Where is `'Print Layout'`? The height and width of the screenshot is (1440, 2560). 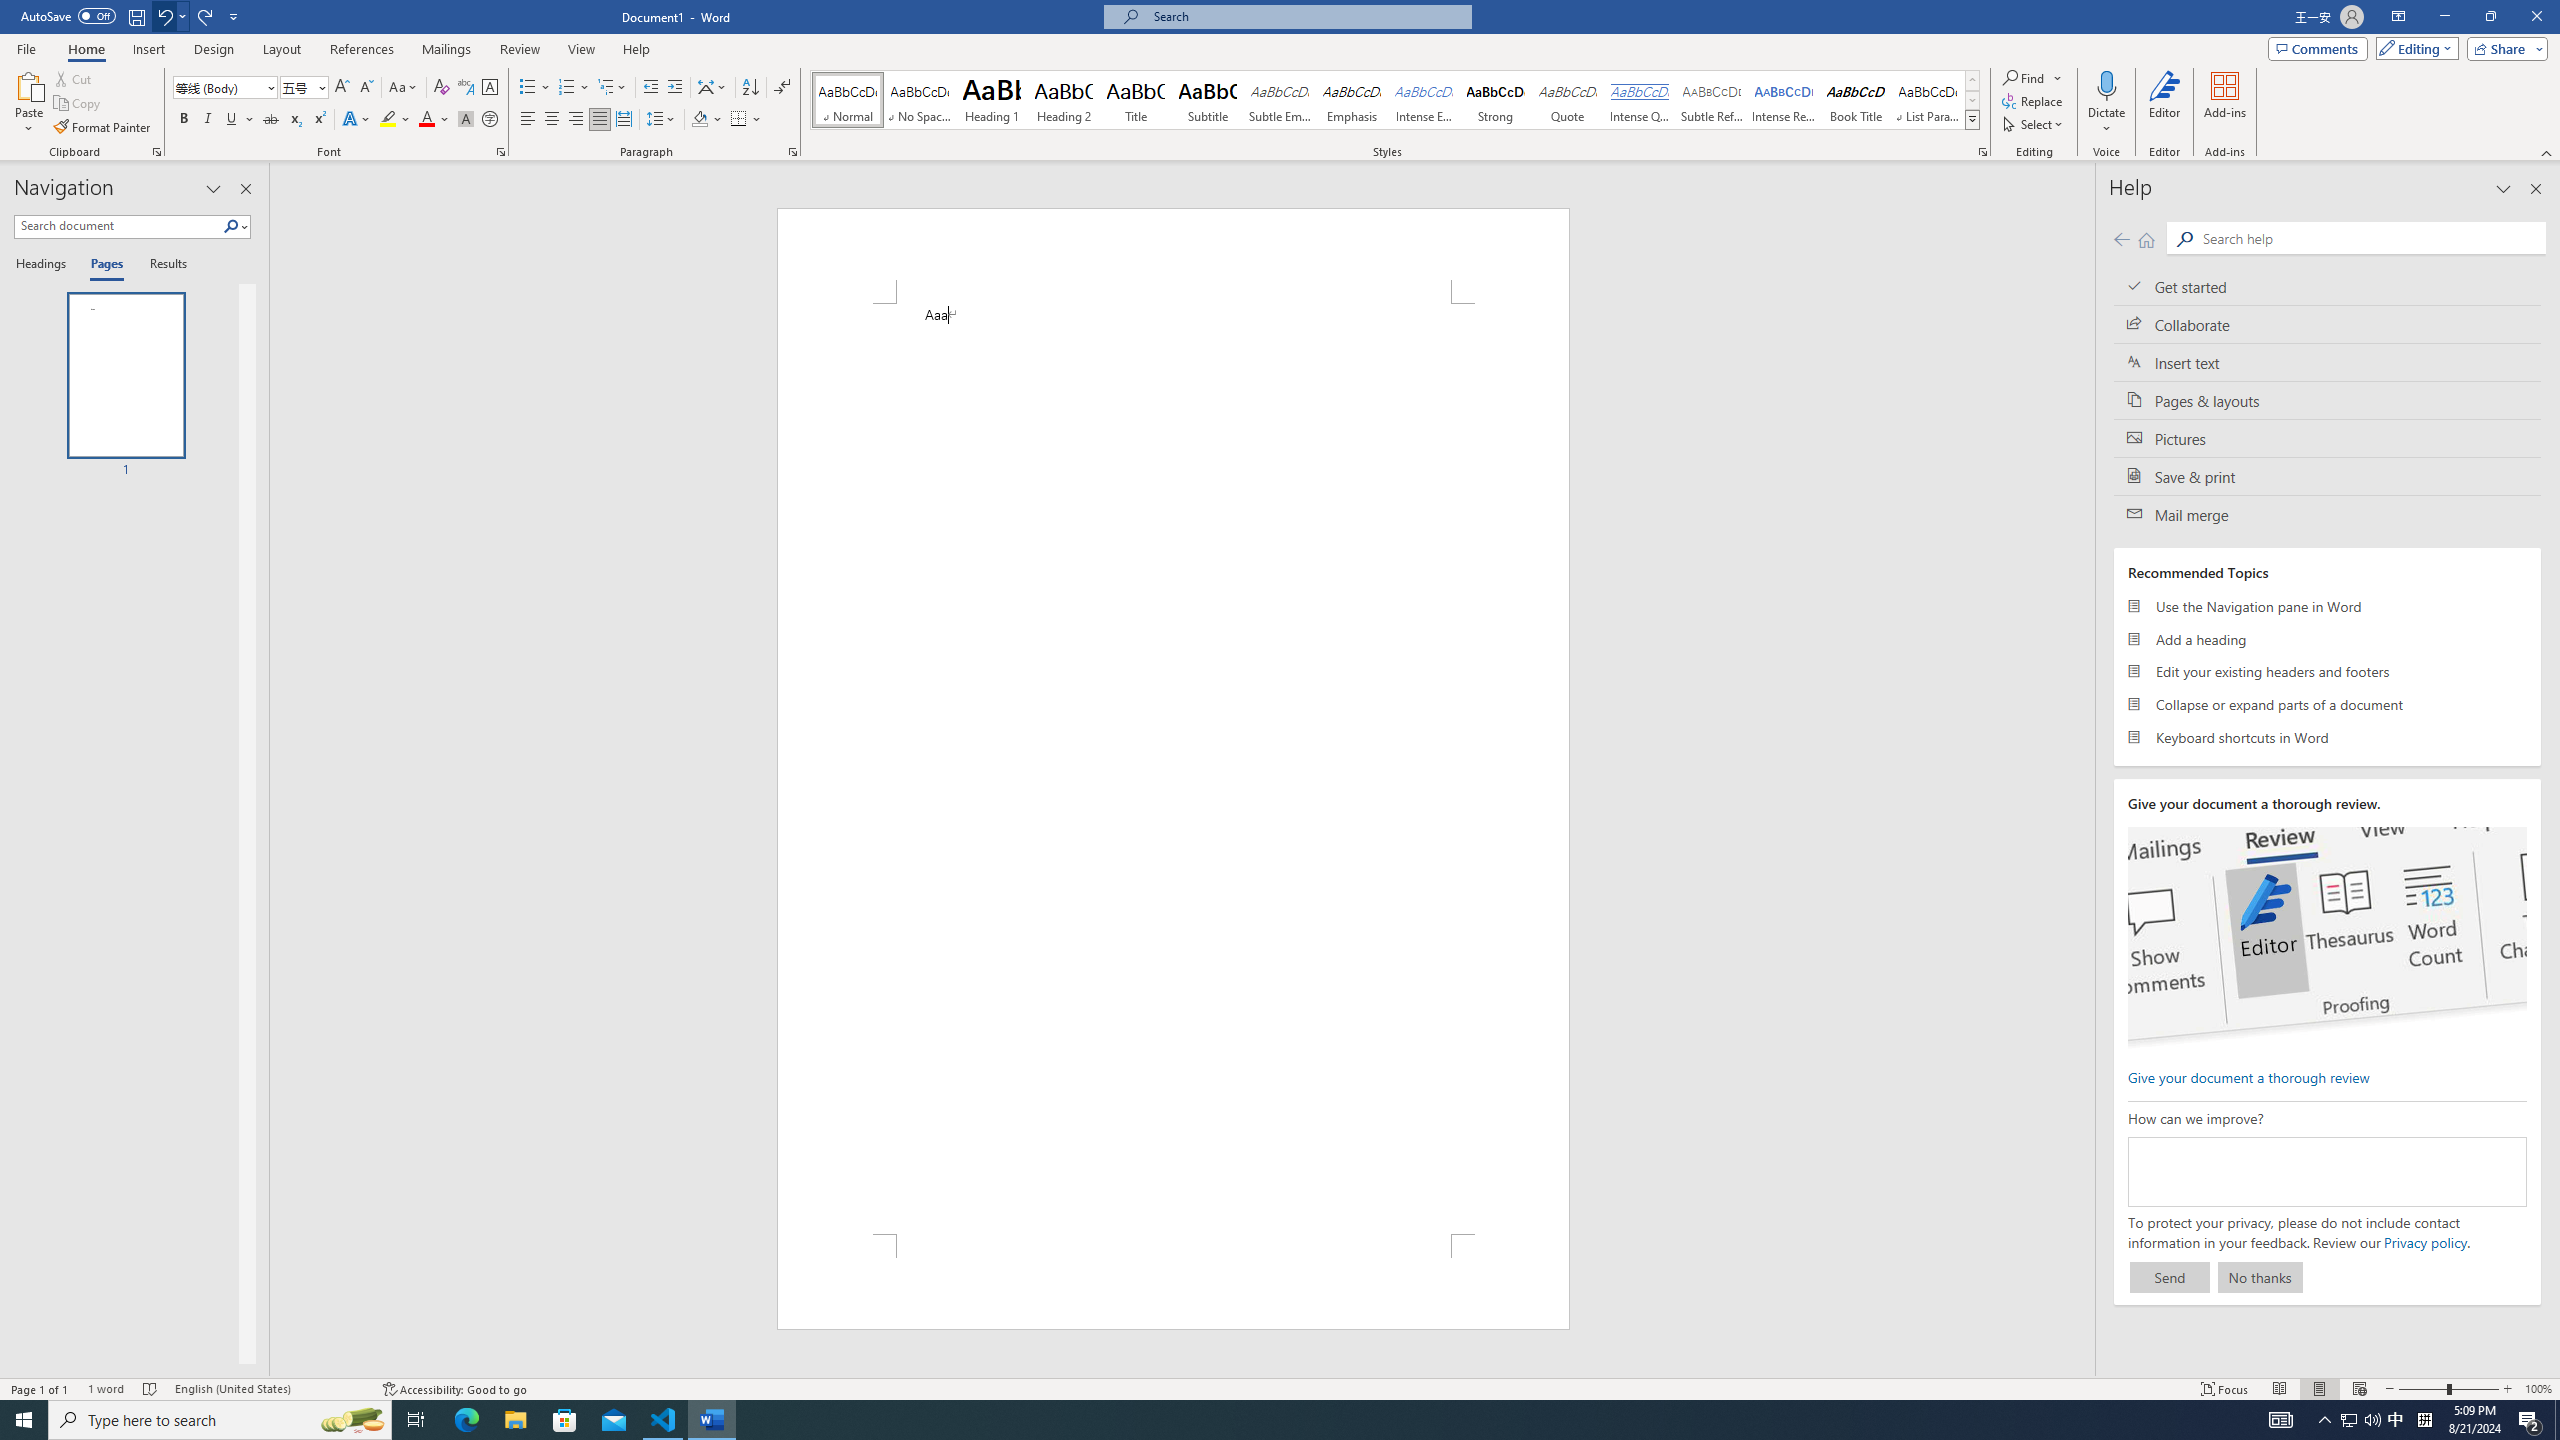 'Print Layout' is located at coordinates (2319, 1389).